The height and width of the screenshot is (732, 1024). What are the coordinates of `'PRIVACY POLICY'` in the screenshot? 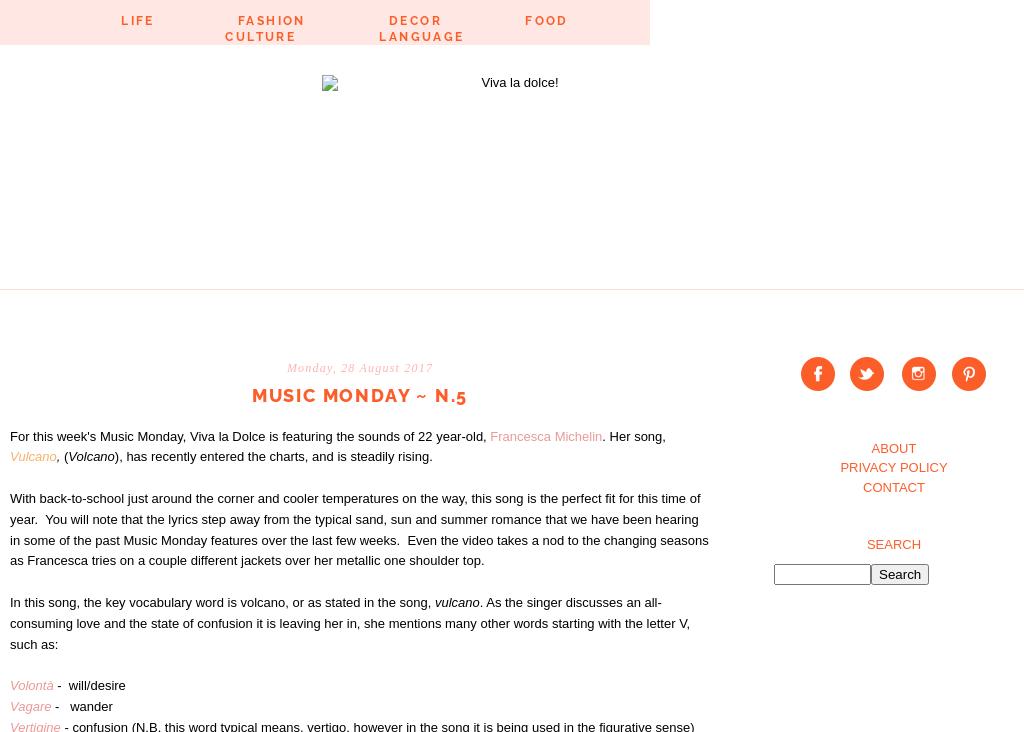 It's located at (893, 467).